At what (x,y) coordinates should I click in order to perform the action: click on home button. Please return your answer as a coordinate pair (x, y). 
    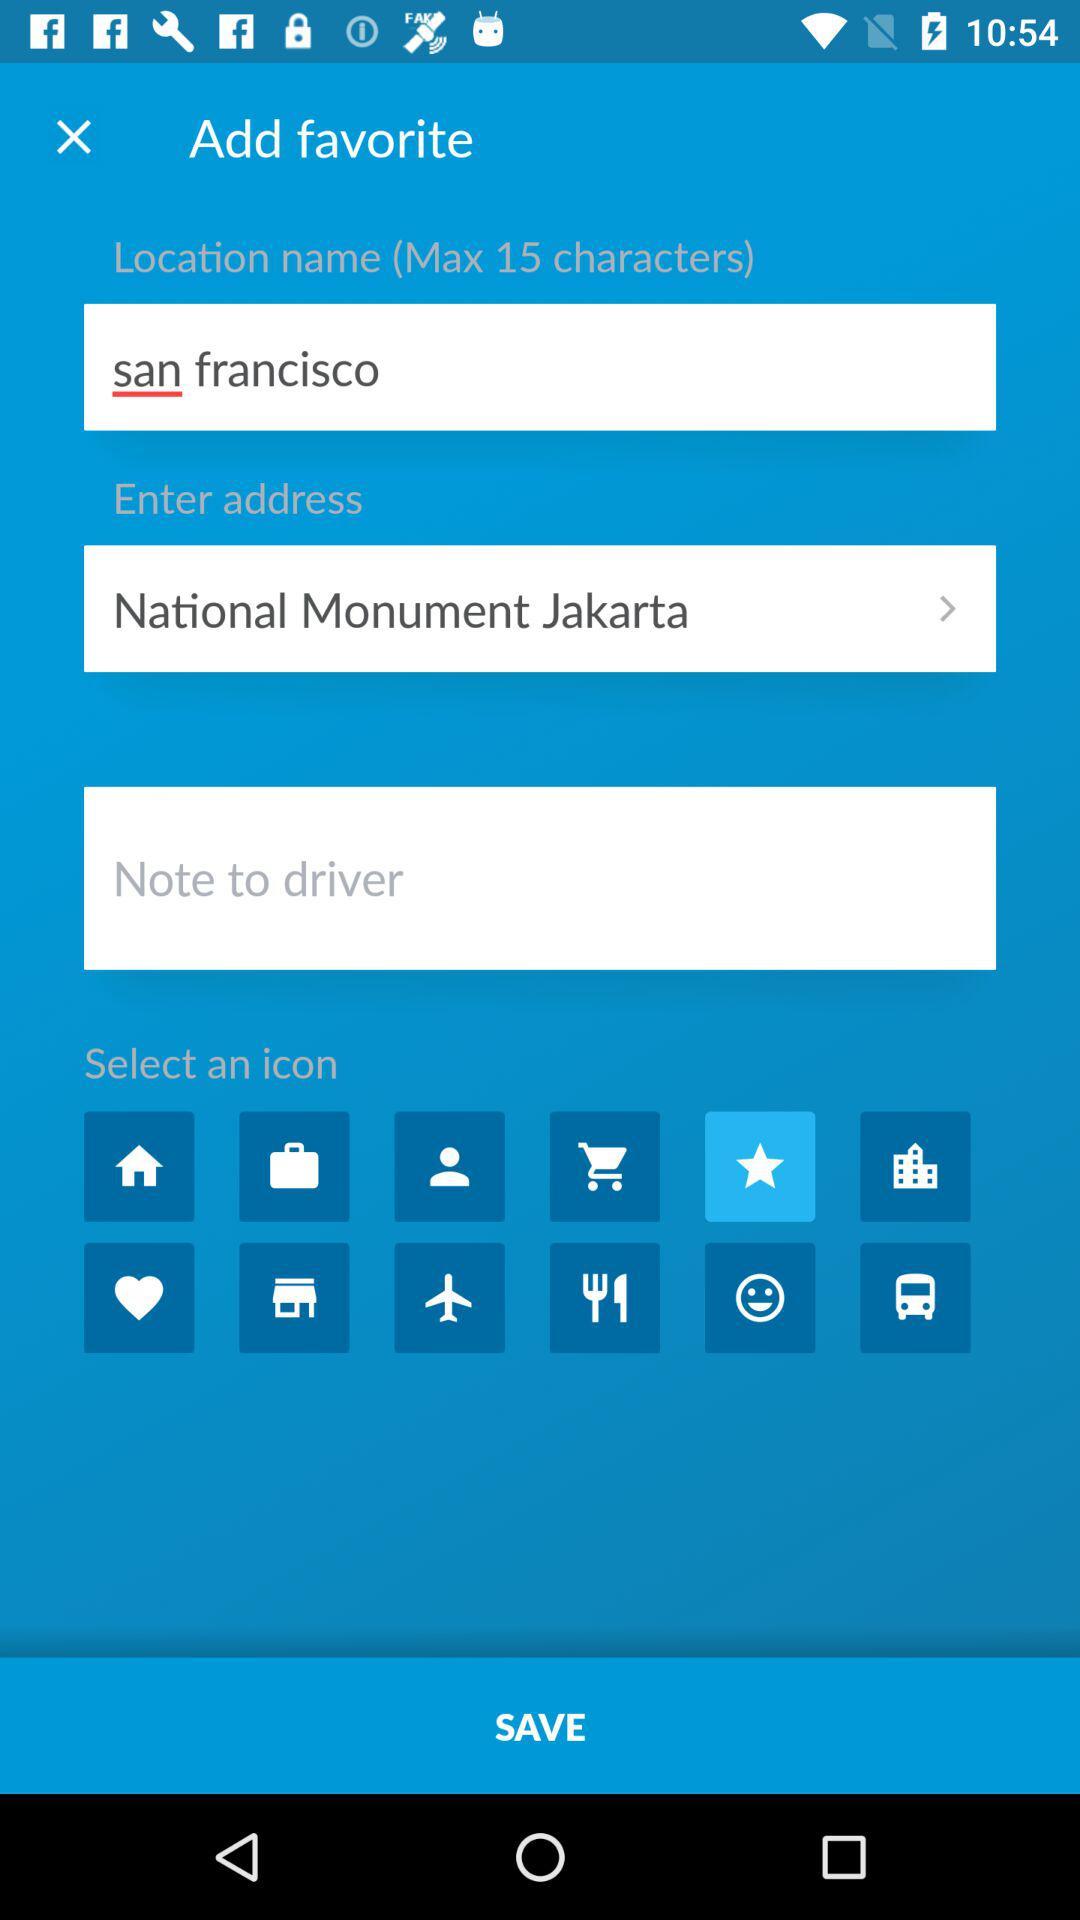
    Looking at the image, I should click on (138, 1166).